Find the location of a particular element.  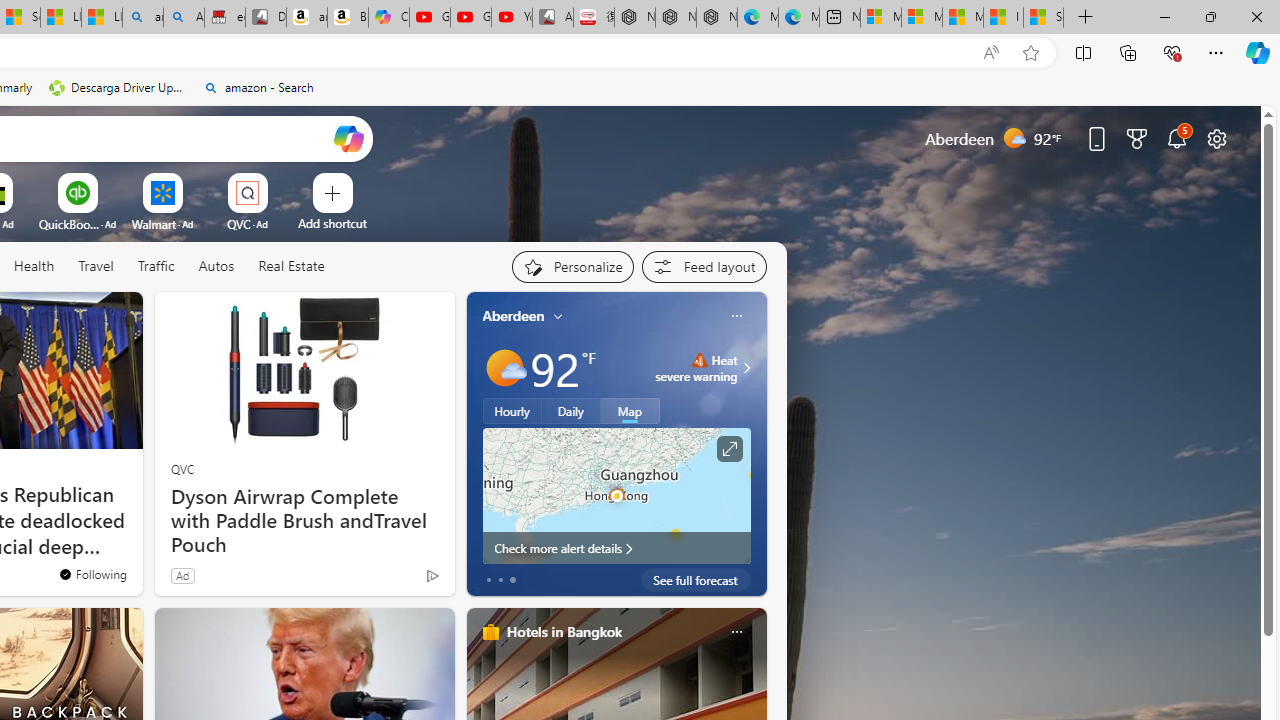

'Check more alert details' is located at coordinates (615, 547).